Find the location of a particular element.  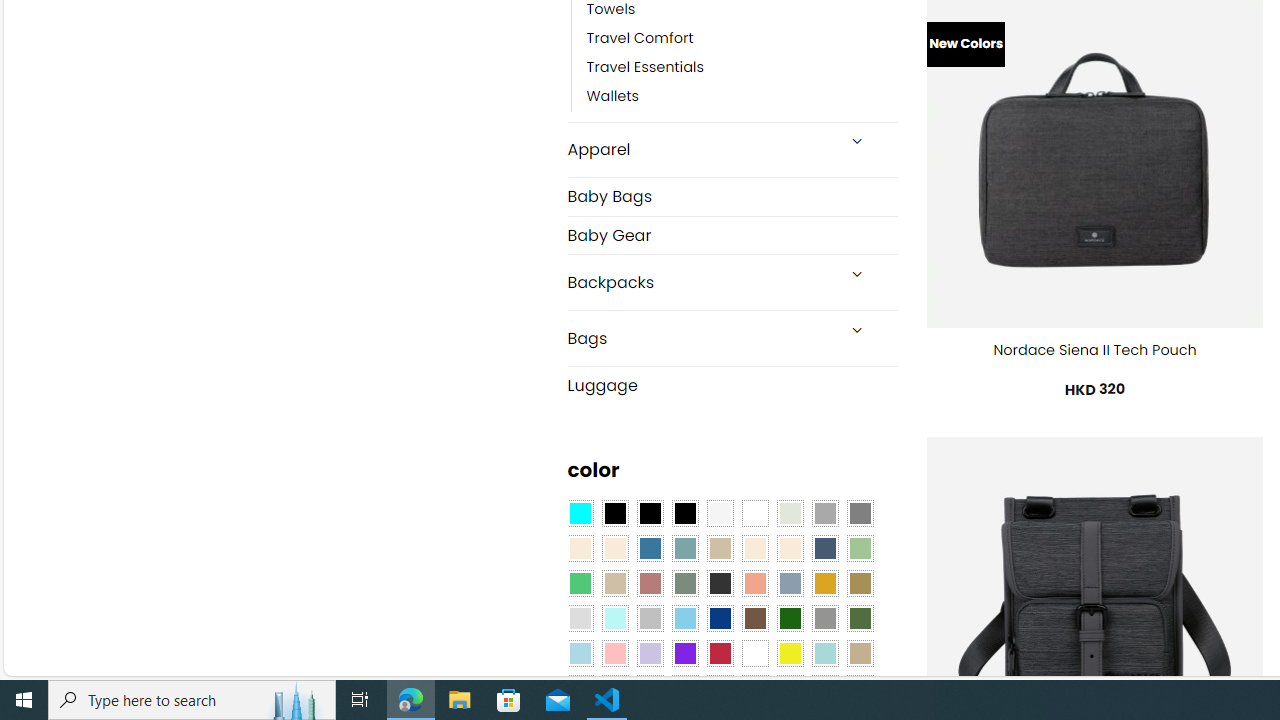

'All Gray' is located at coordinates (860, 513).